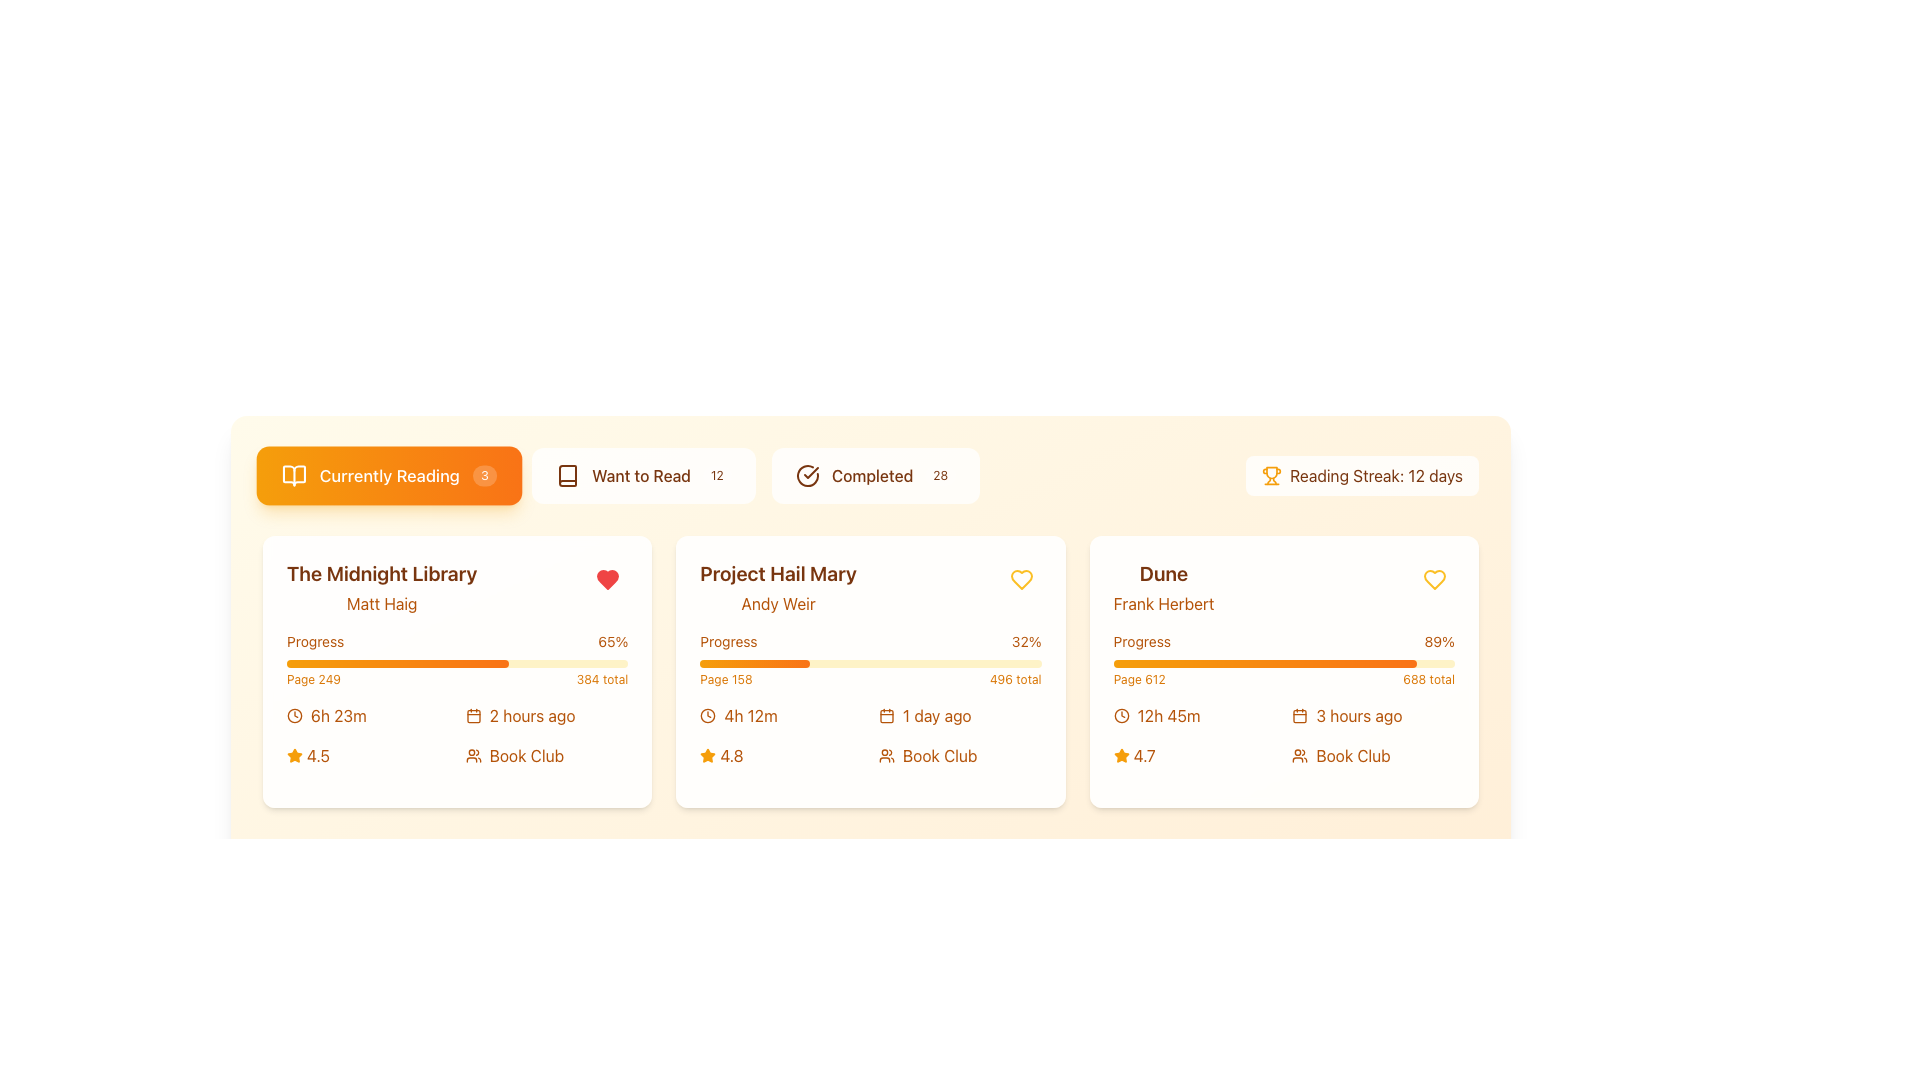  Describe the element at coordinates (368, 756) in the screenshot. I see `the Rating display for 'The Midnight Library' book in the 'Currently Reading' section, which shows the rating score of '4.5'` at that location.